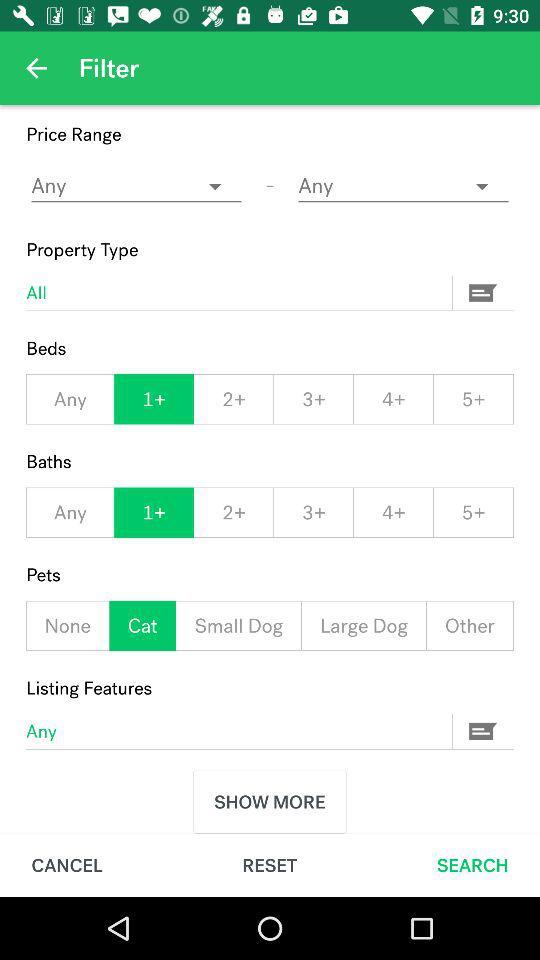  What do you see at coordinates (141, 625) in the screenshot?
I see `the text which is in between none and small dog` at bounding box center [141, 625].